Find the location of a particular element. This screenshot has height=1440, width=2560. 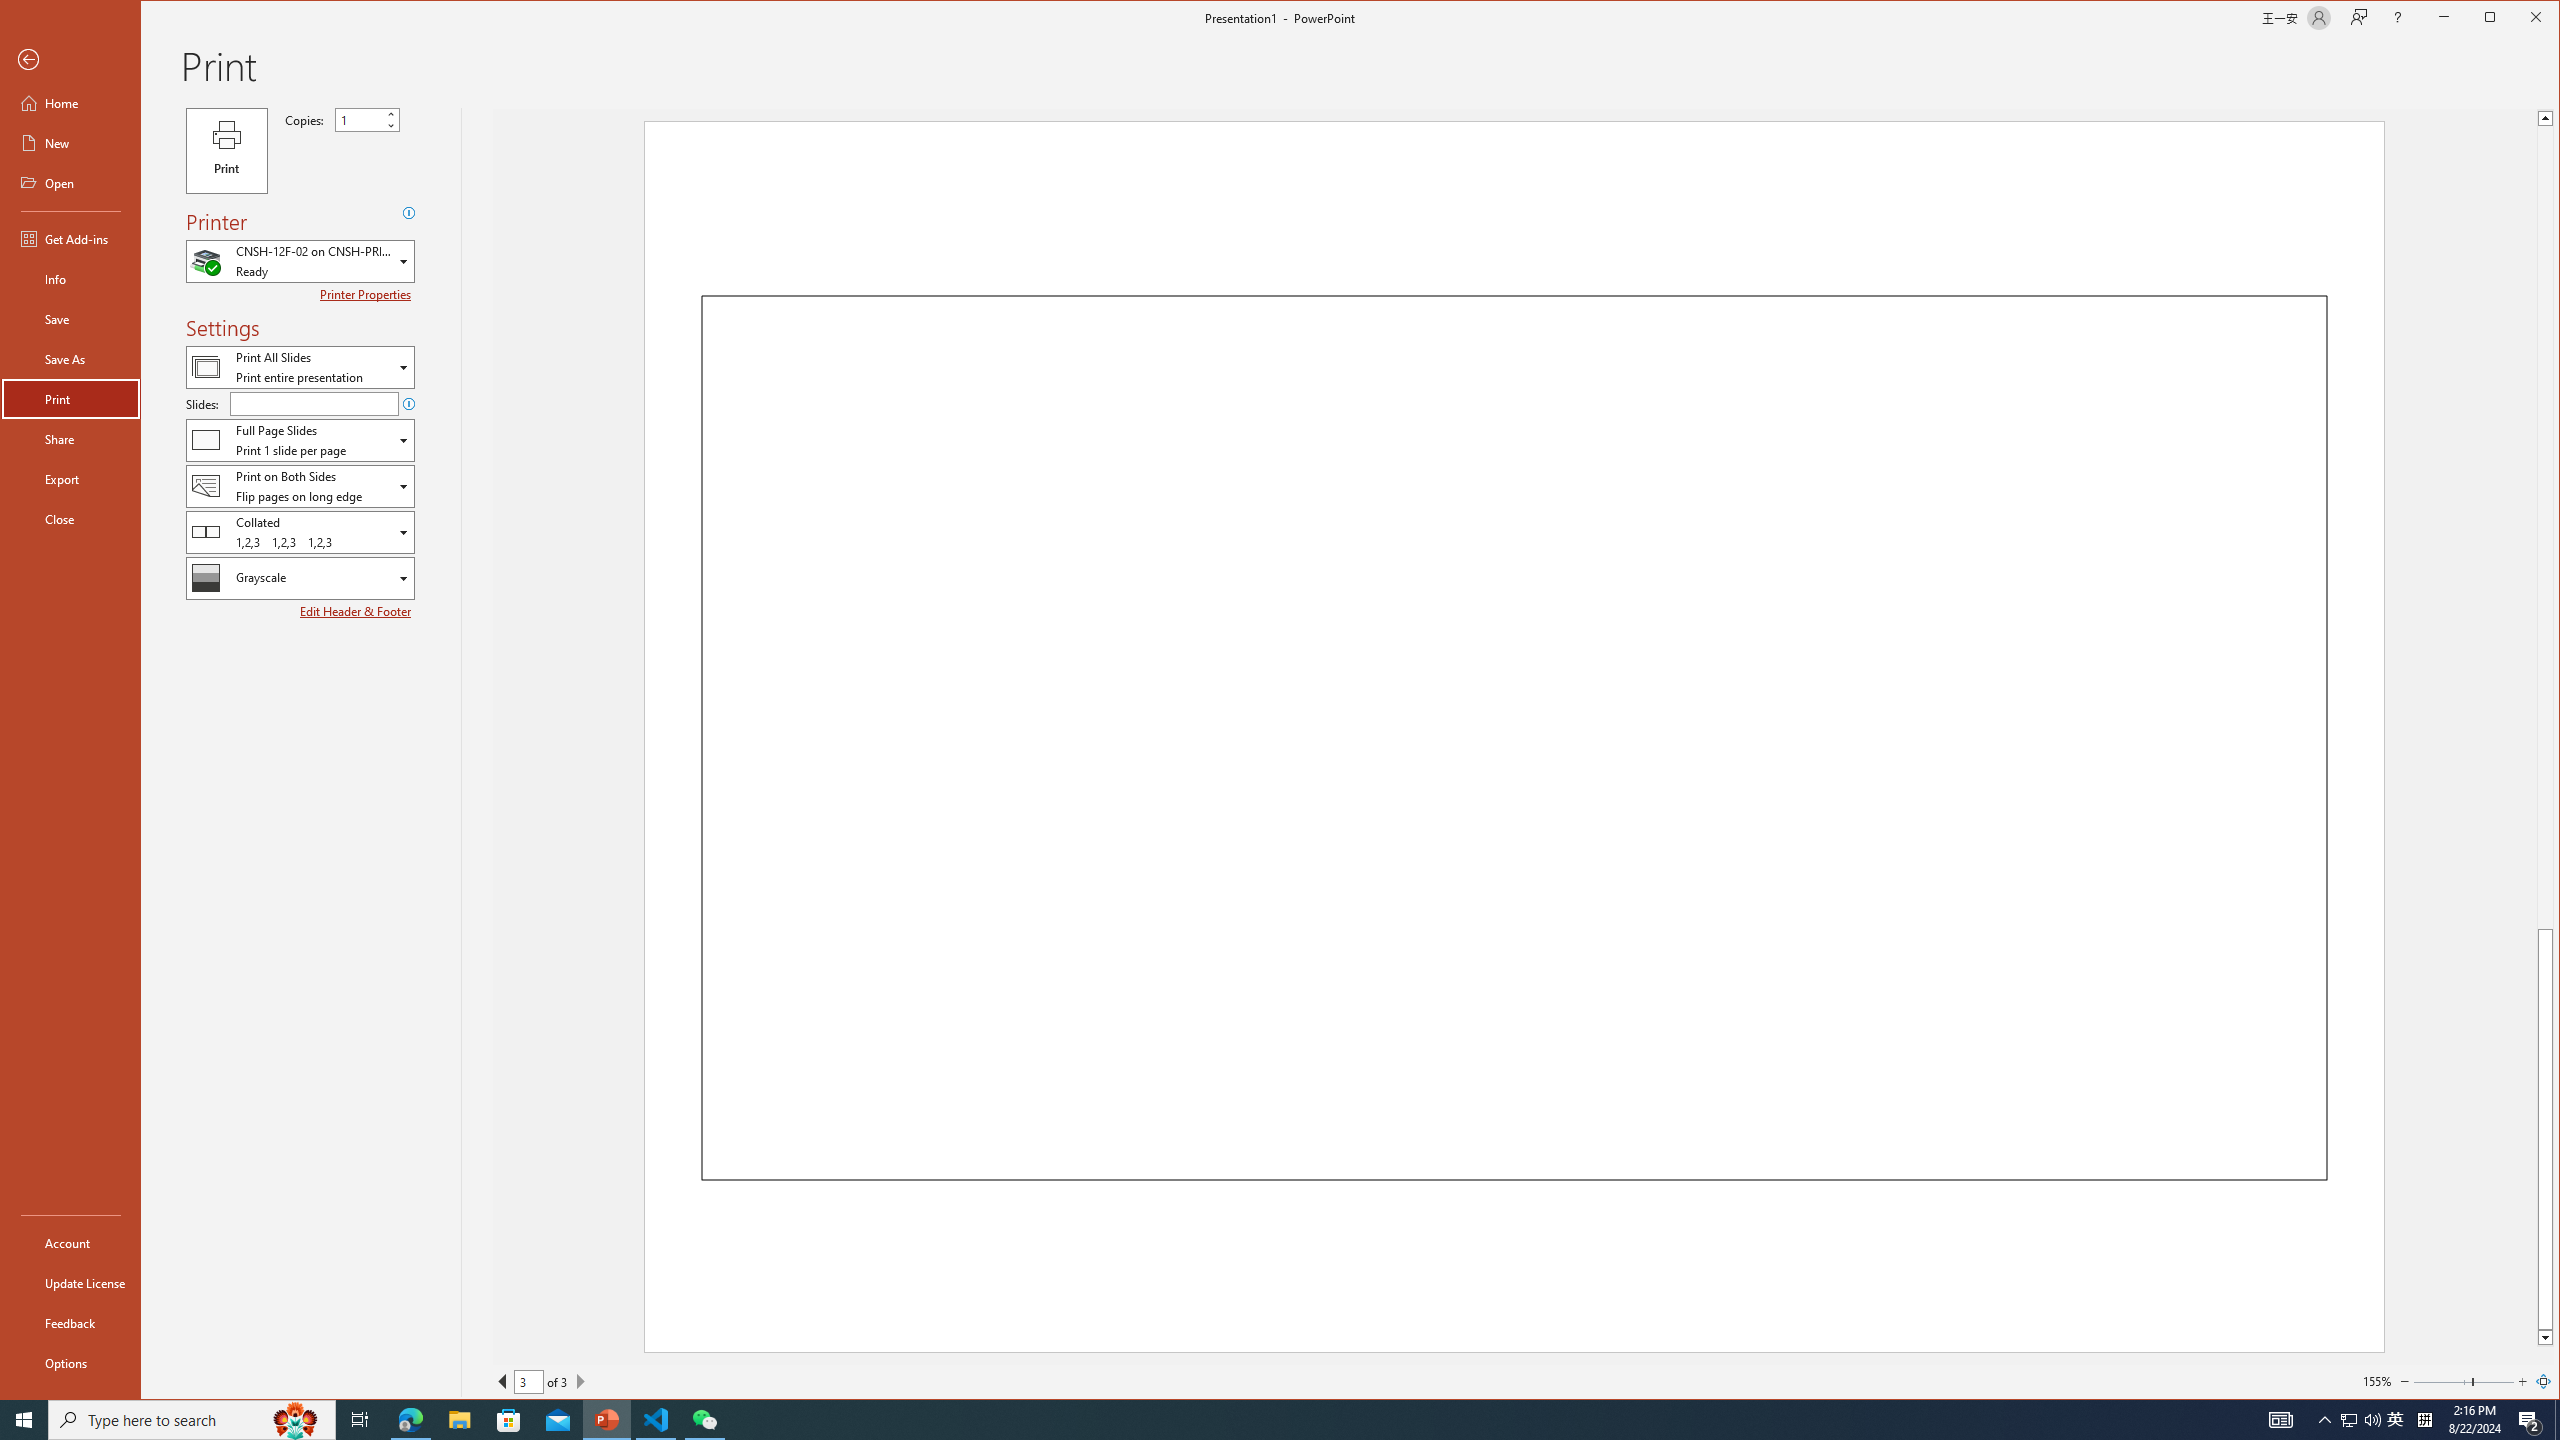

'Which Printer' is located at coordinates (299, 261).